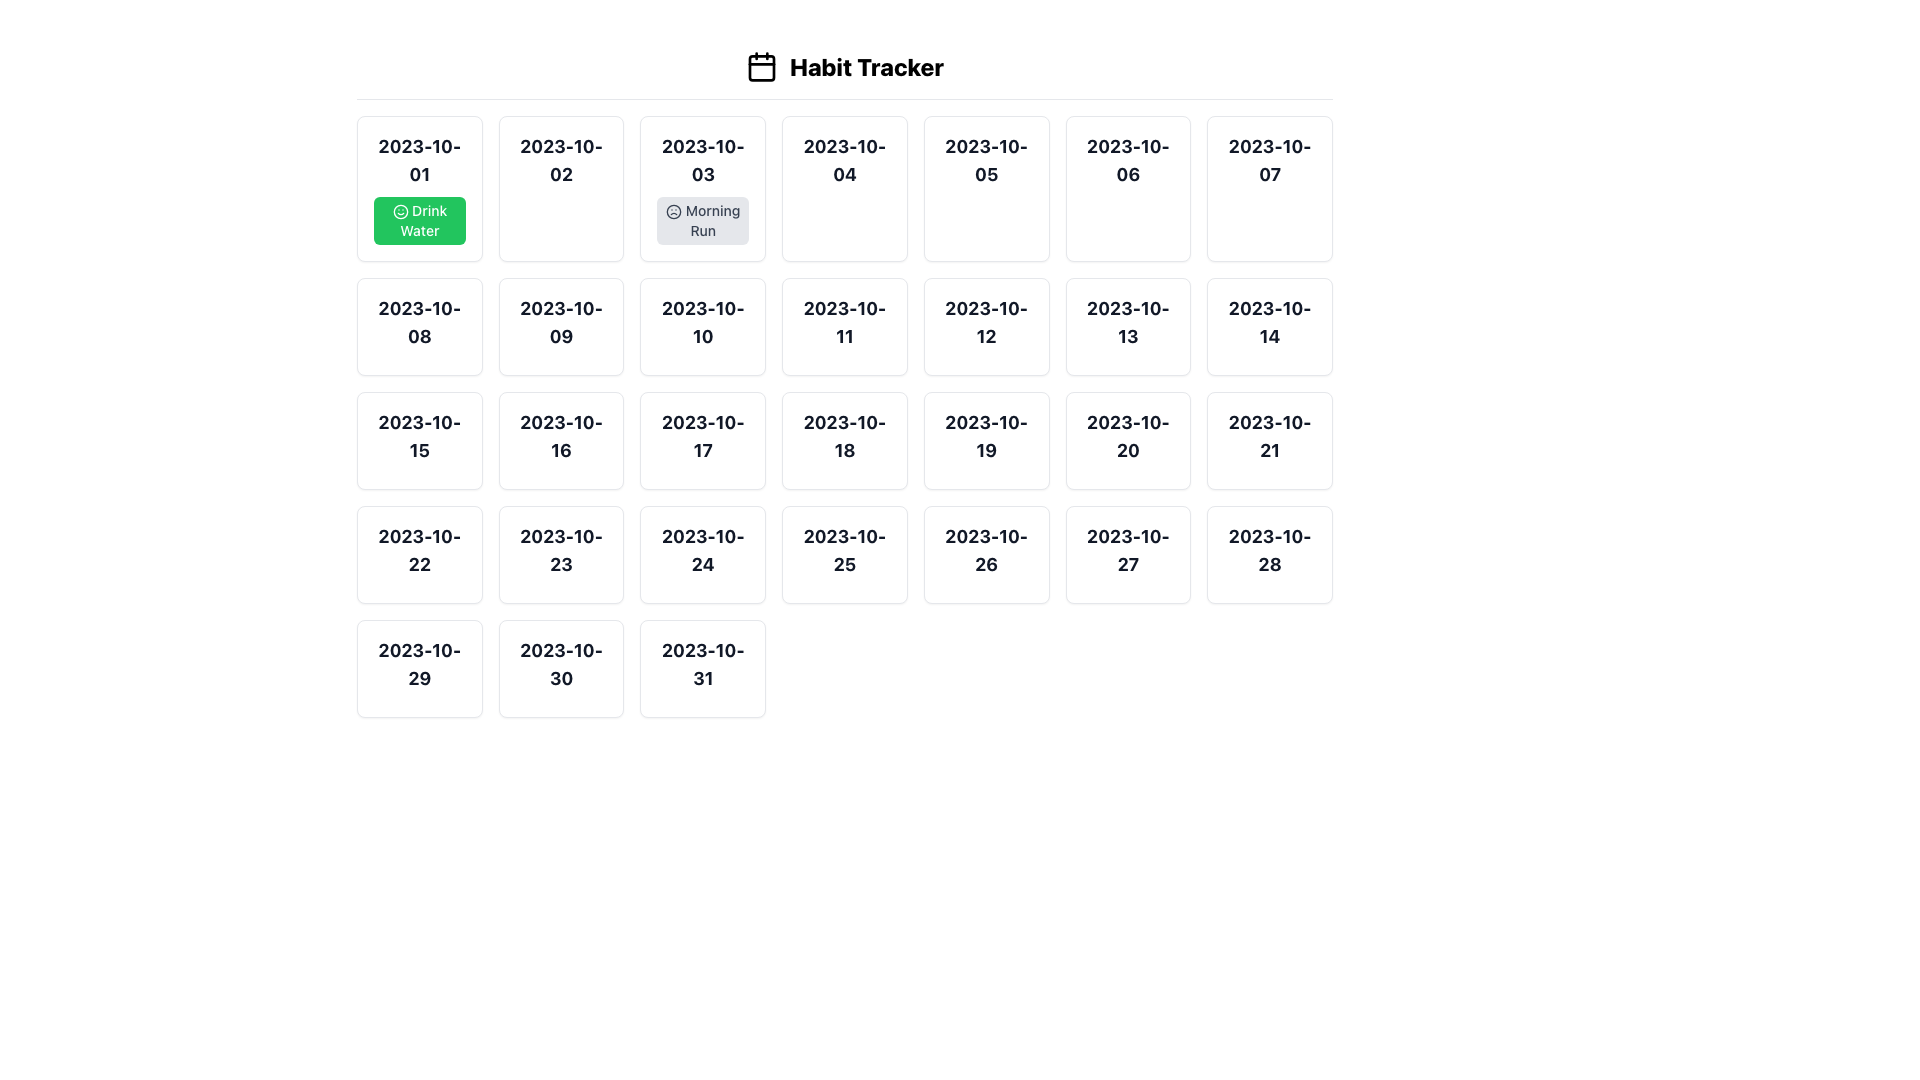  What do you see at coordinates (1269, 322) in the screenshot?
I see `the bold text label displaying the date '2023-10-14', which is centrally positioned within a rounded, bordered block in the last column of the second row of the grid layout` at bounding box center [1269, 322].